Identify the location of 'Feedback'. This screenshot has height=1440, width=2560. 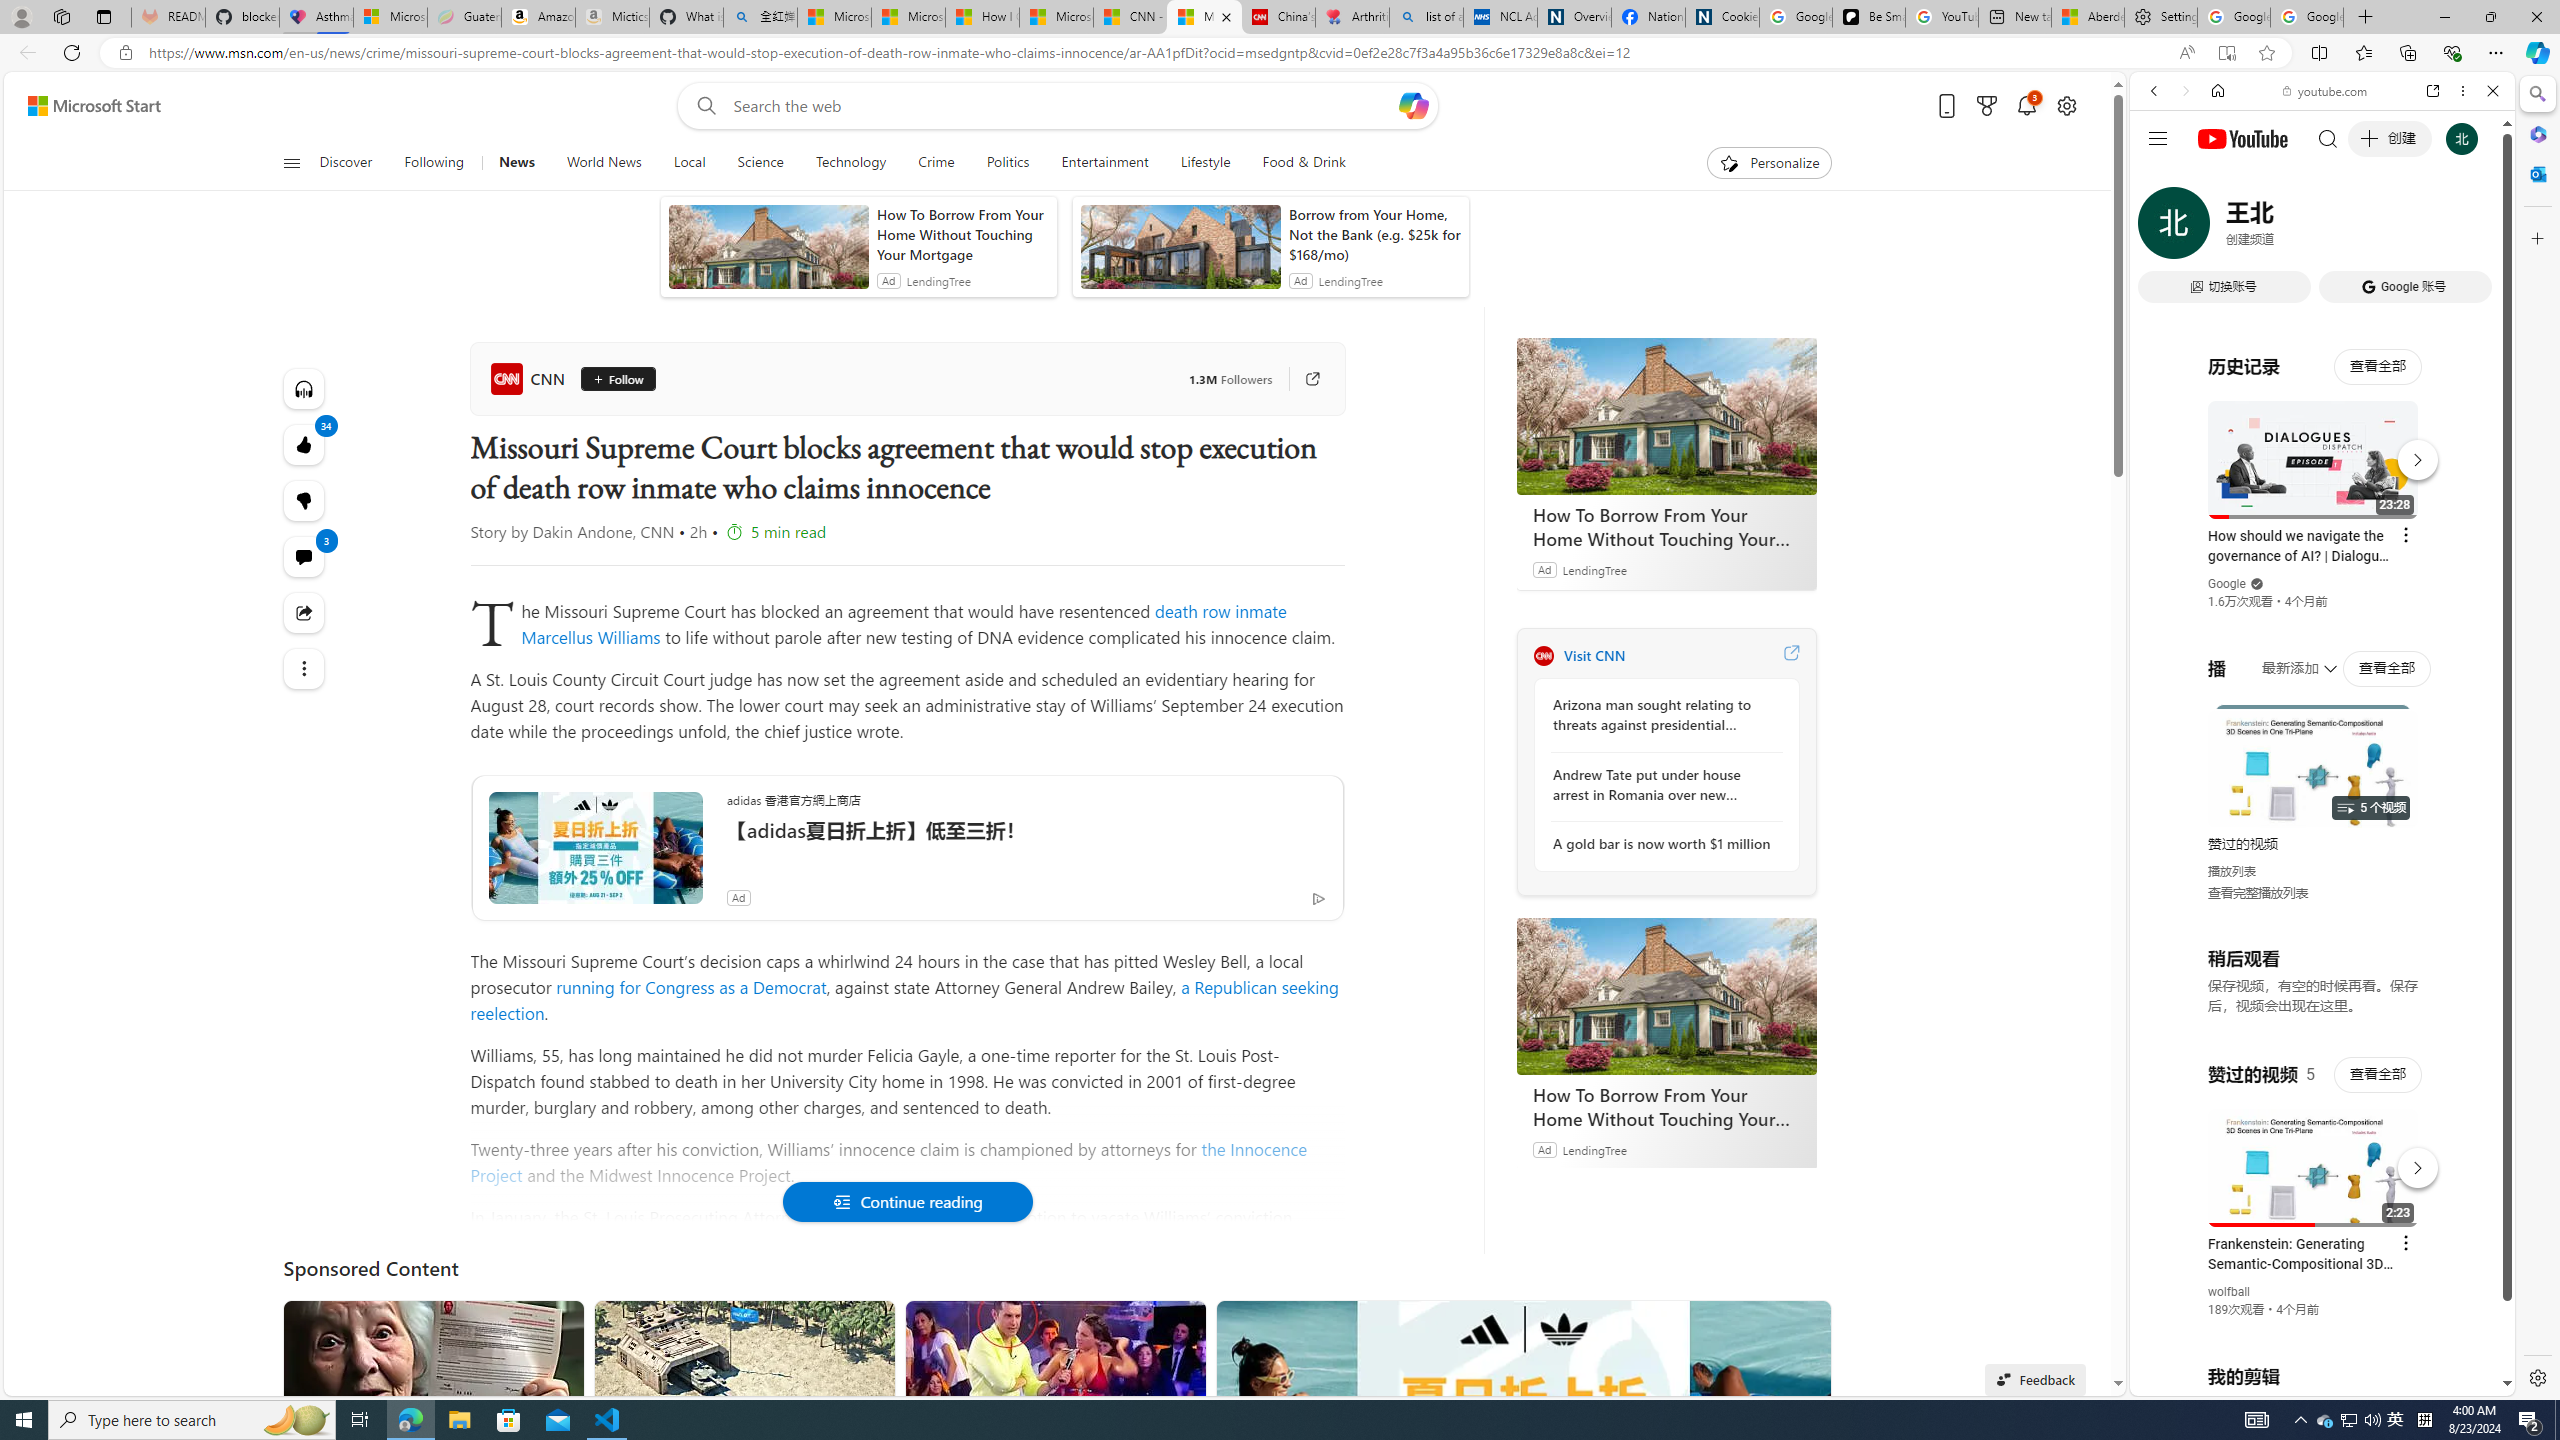
(2034, 1378).